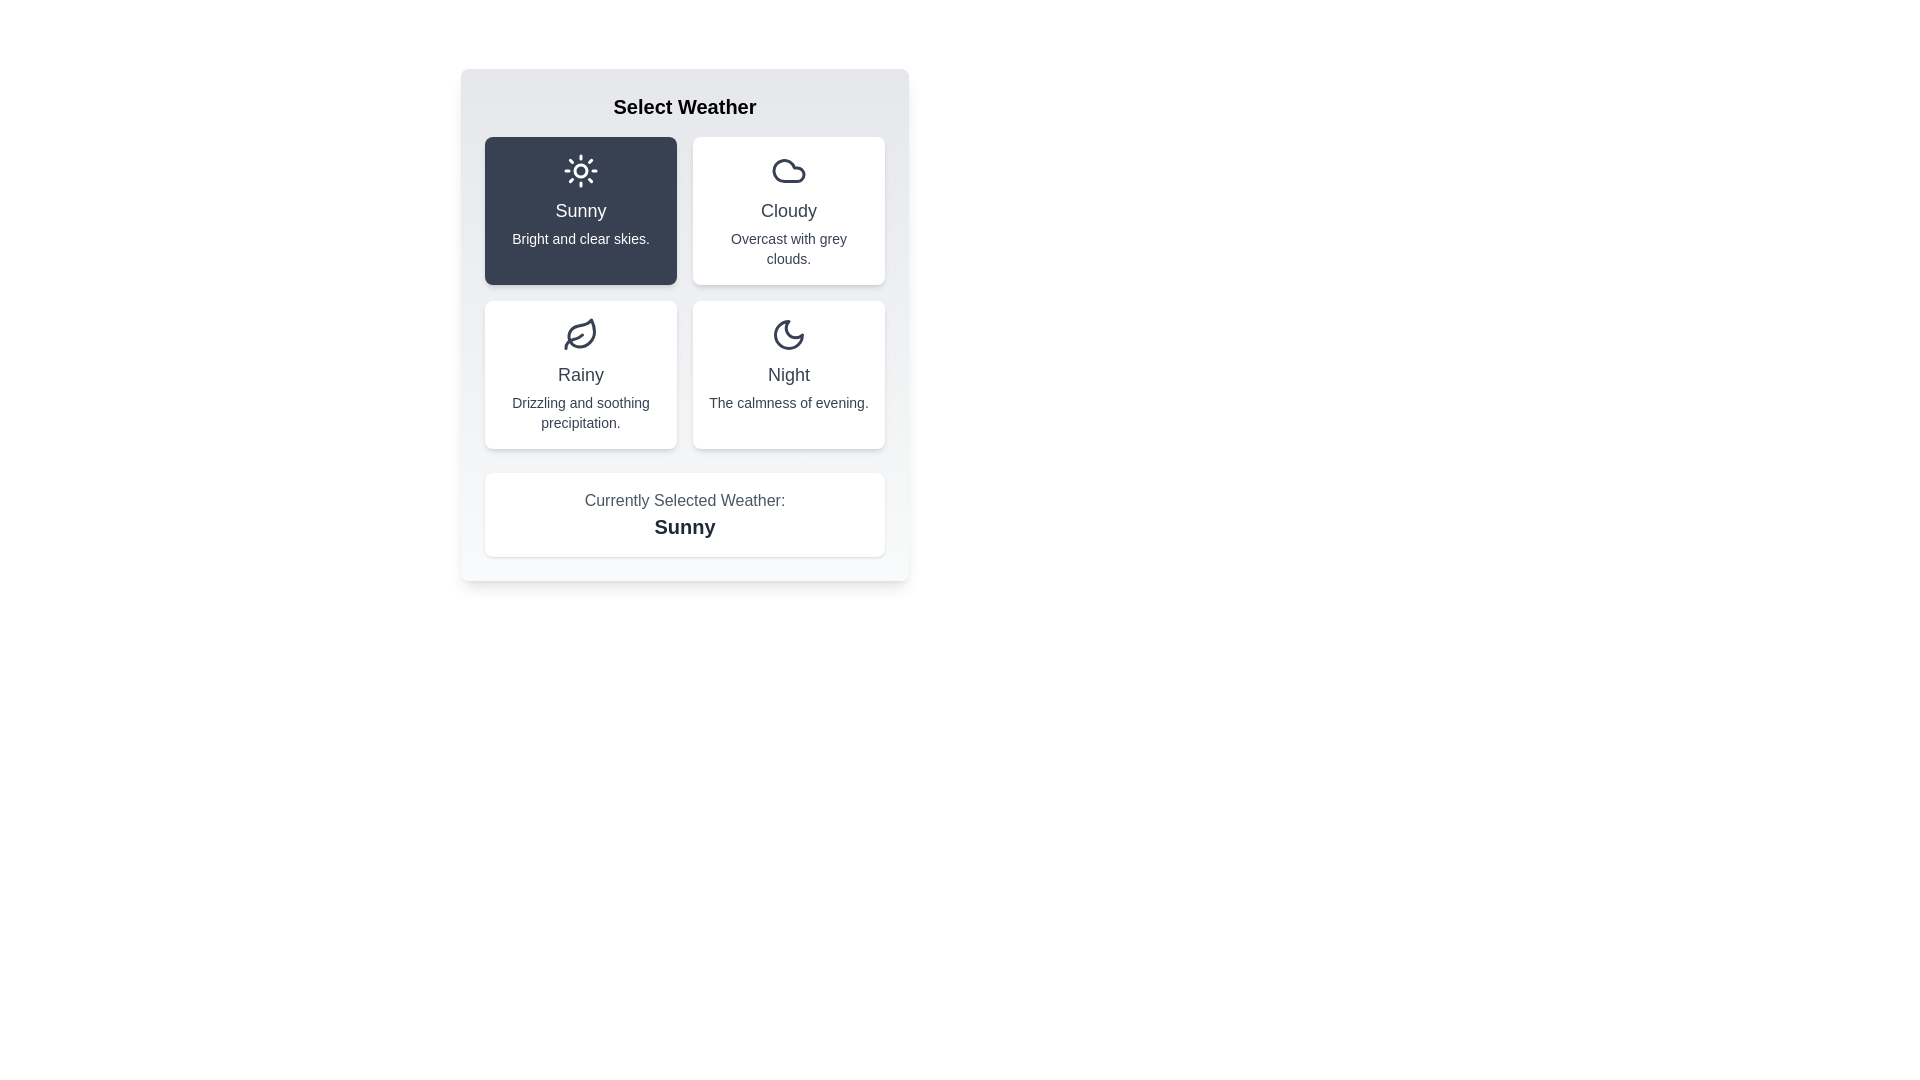  I want to click on the weather type Sunny by clicking on its corresponding button, so click(579, 211).